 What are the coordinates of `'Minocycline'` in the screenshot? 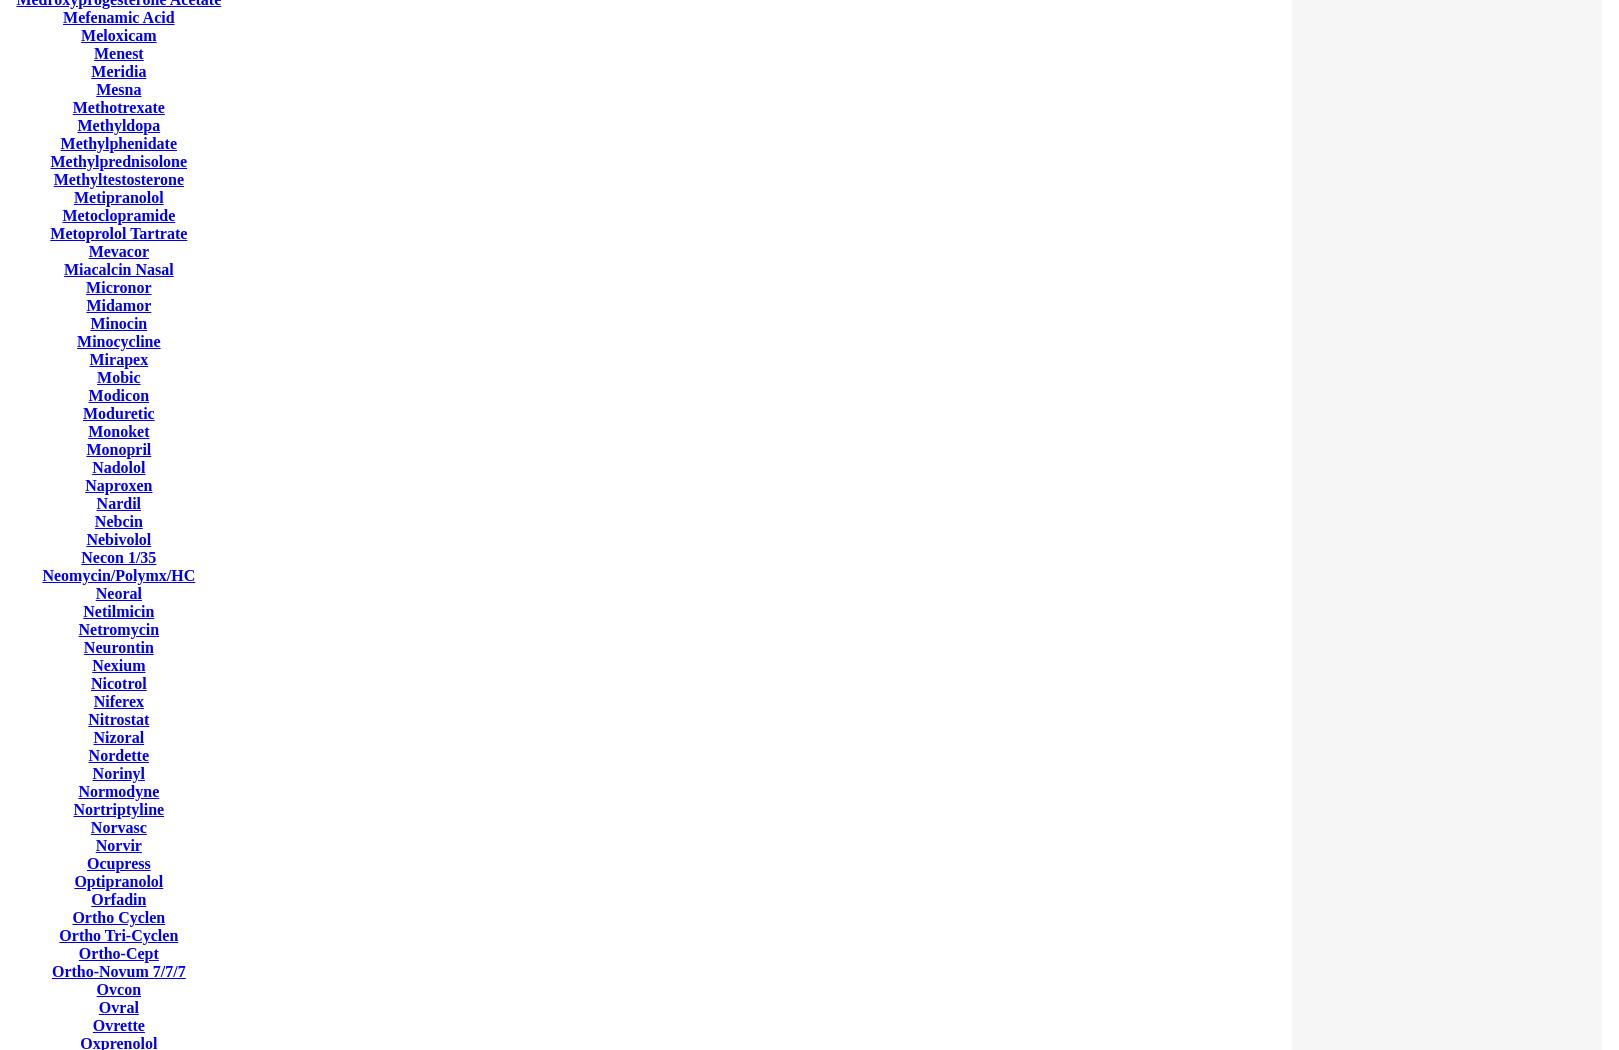 It's located at (118, 340).